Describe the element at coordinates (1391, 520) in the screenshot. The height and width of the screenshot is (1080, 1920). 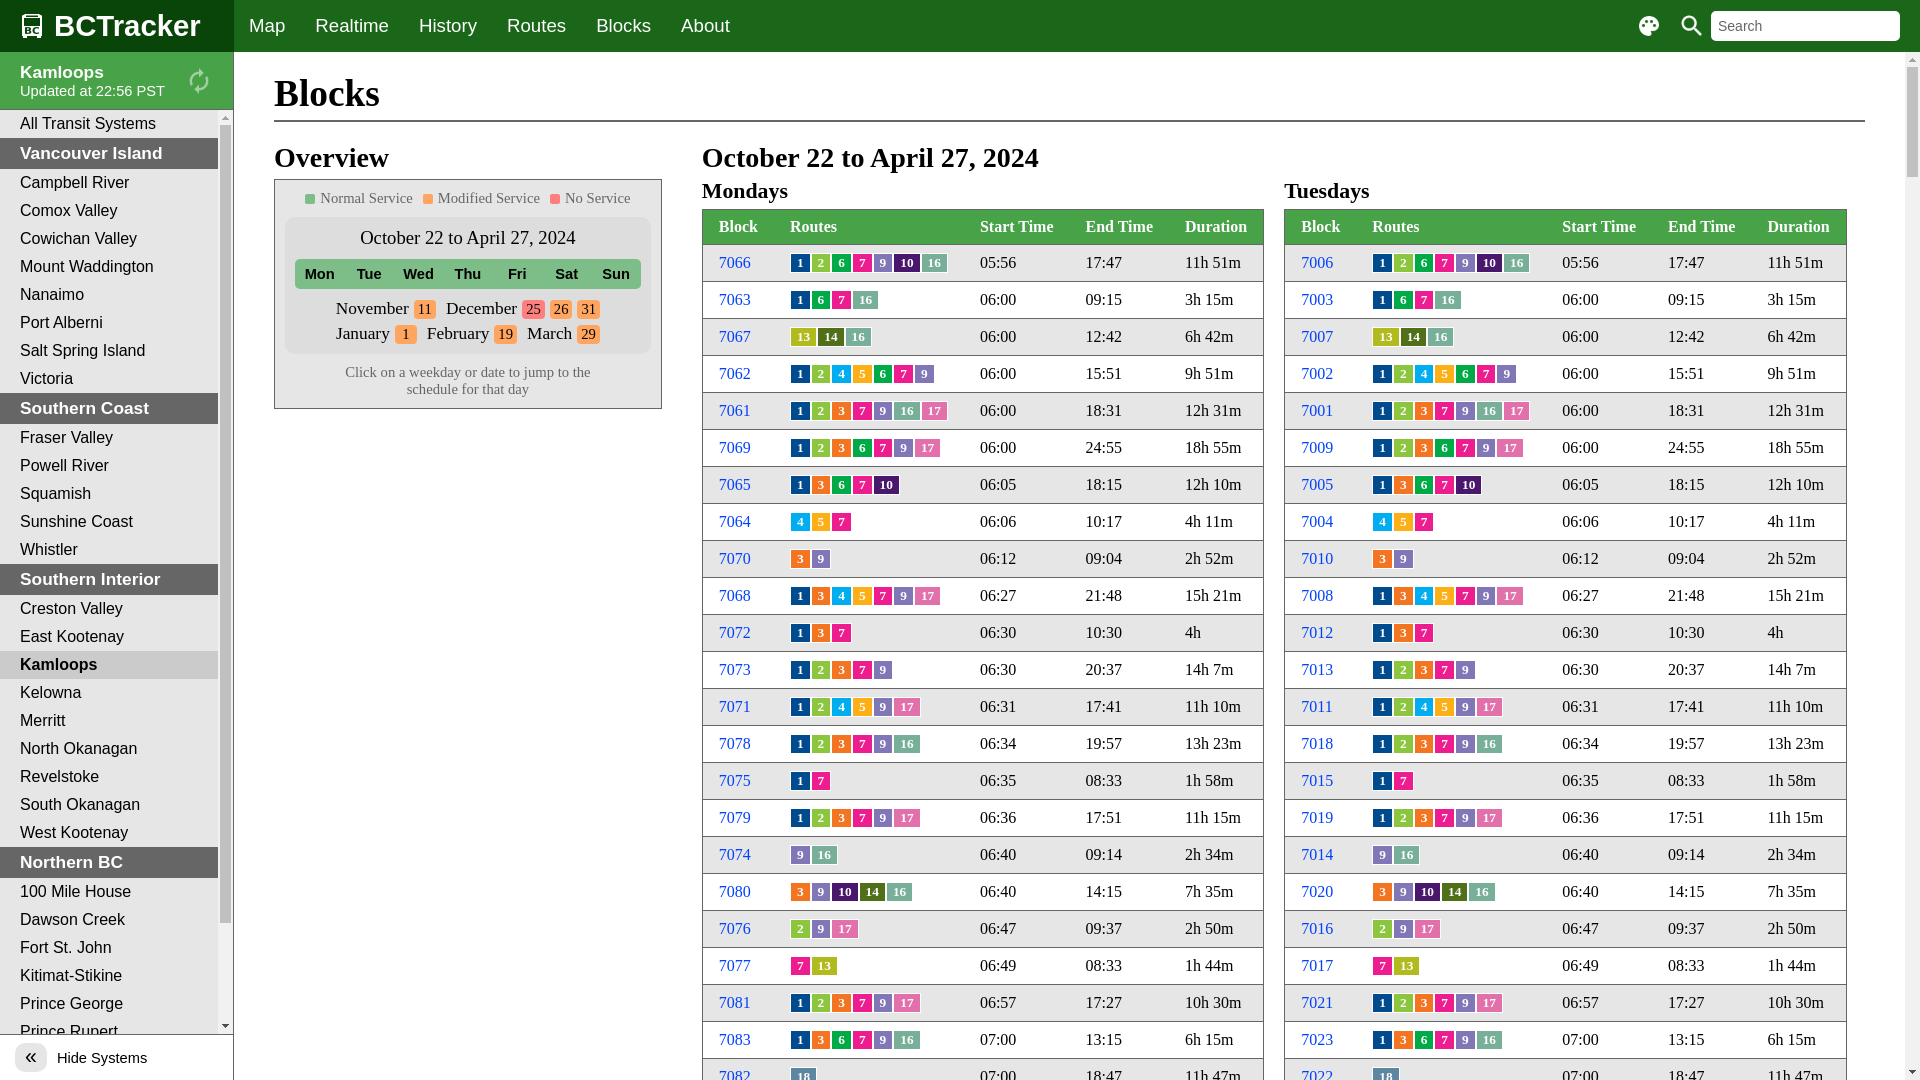
I see `'5'` at that location.